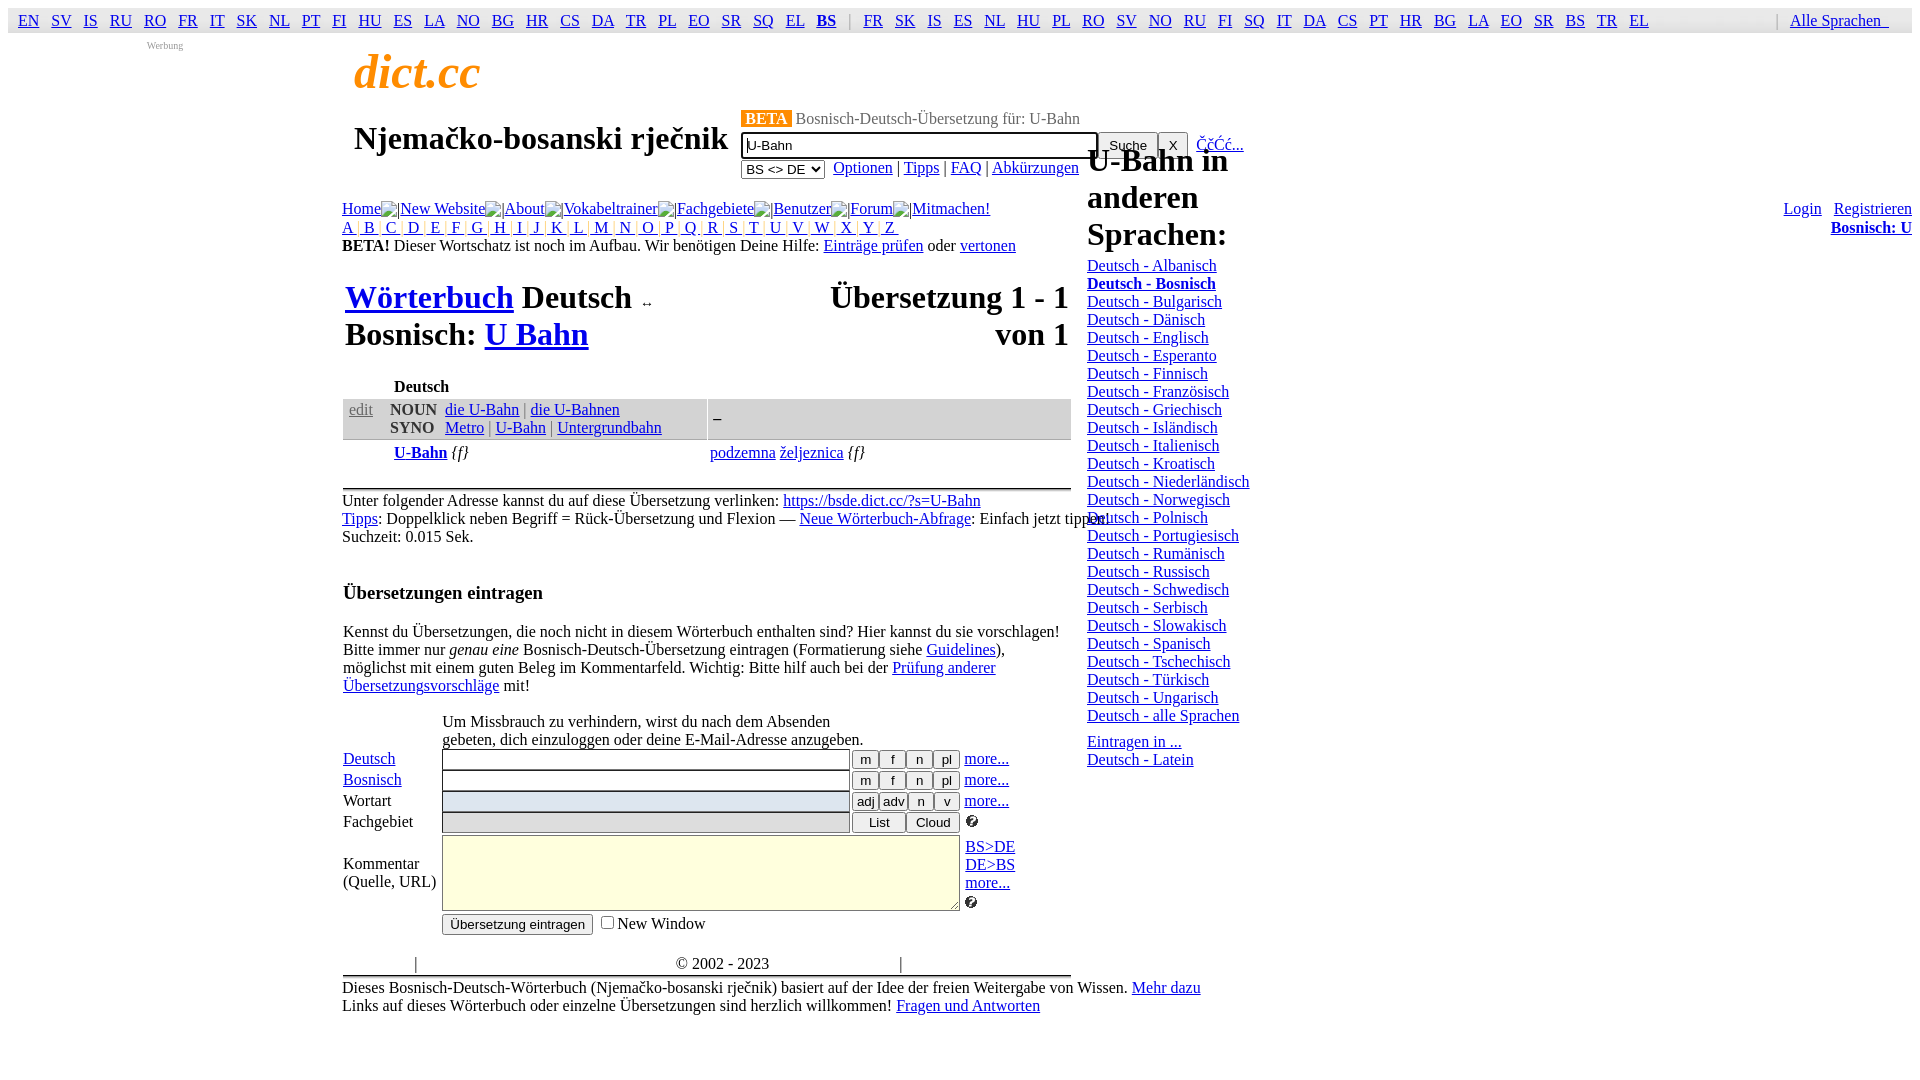  Describe the element at coordinates (635, 20) in the screenshot. I see `'TR'` at that location.